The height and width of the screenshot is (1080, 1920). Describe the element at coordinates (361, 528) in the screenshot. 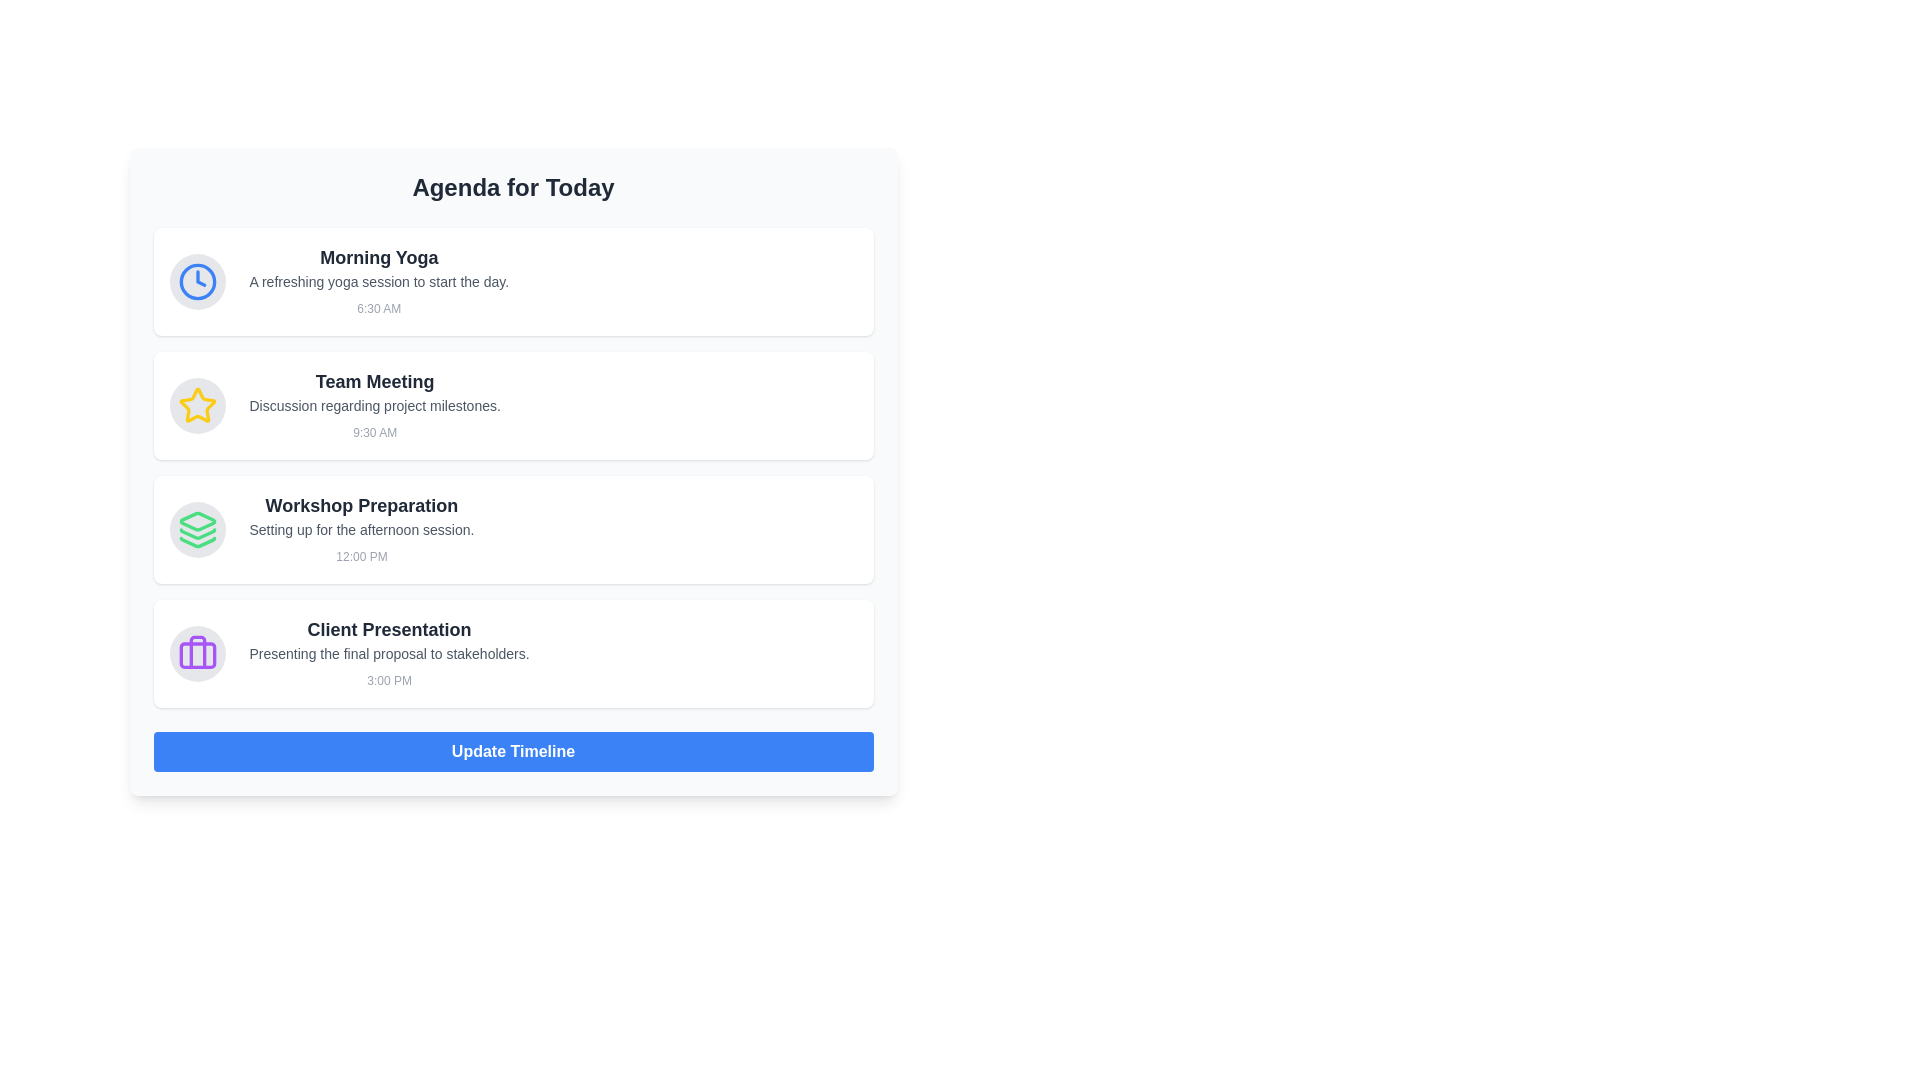

I see `the text block titled 'Workshop Preparation', which contains the subtitle 'Setting up for the afternoon session.' and the timestamp '12:00 PM'. This element is the third item in a vertical list of agenda items, positioned between 'Team Meeting' and 'Client Presentation'` at that location.